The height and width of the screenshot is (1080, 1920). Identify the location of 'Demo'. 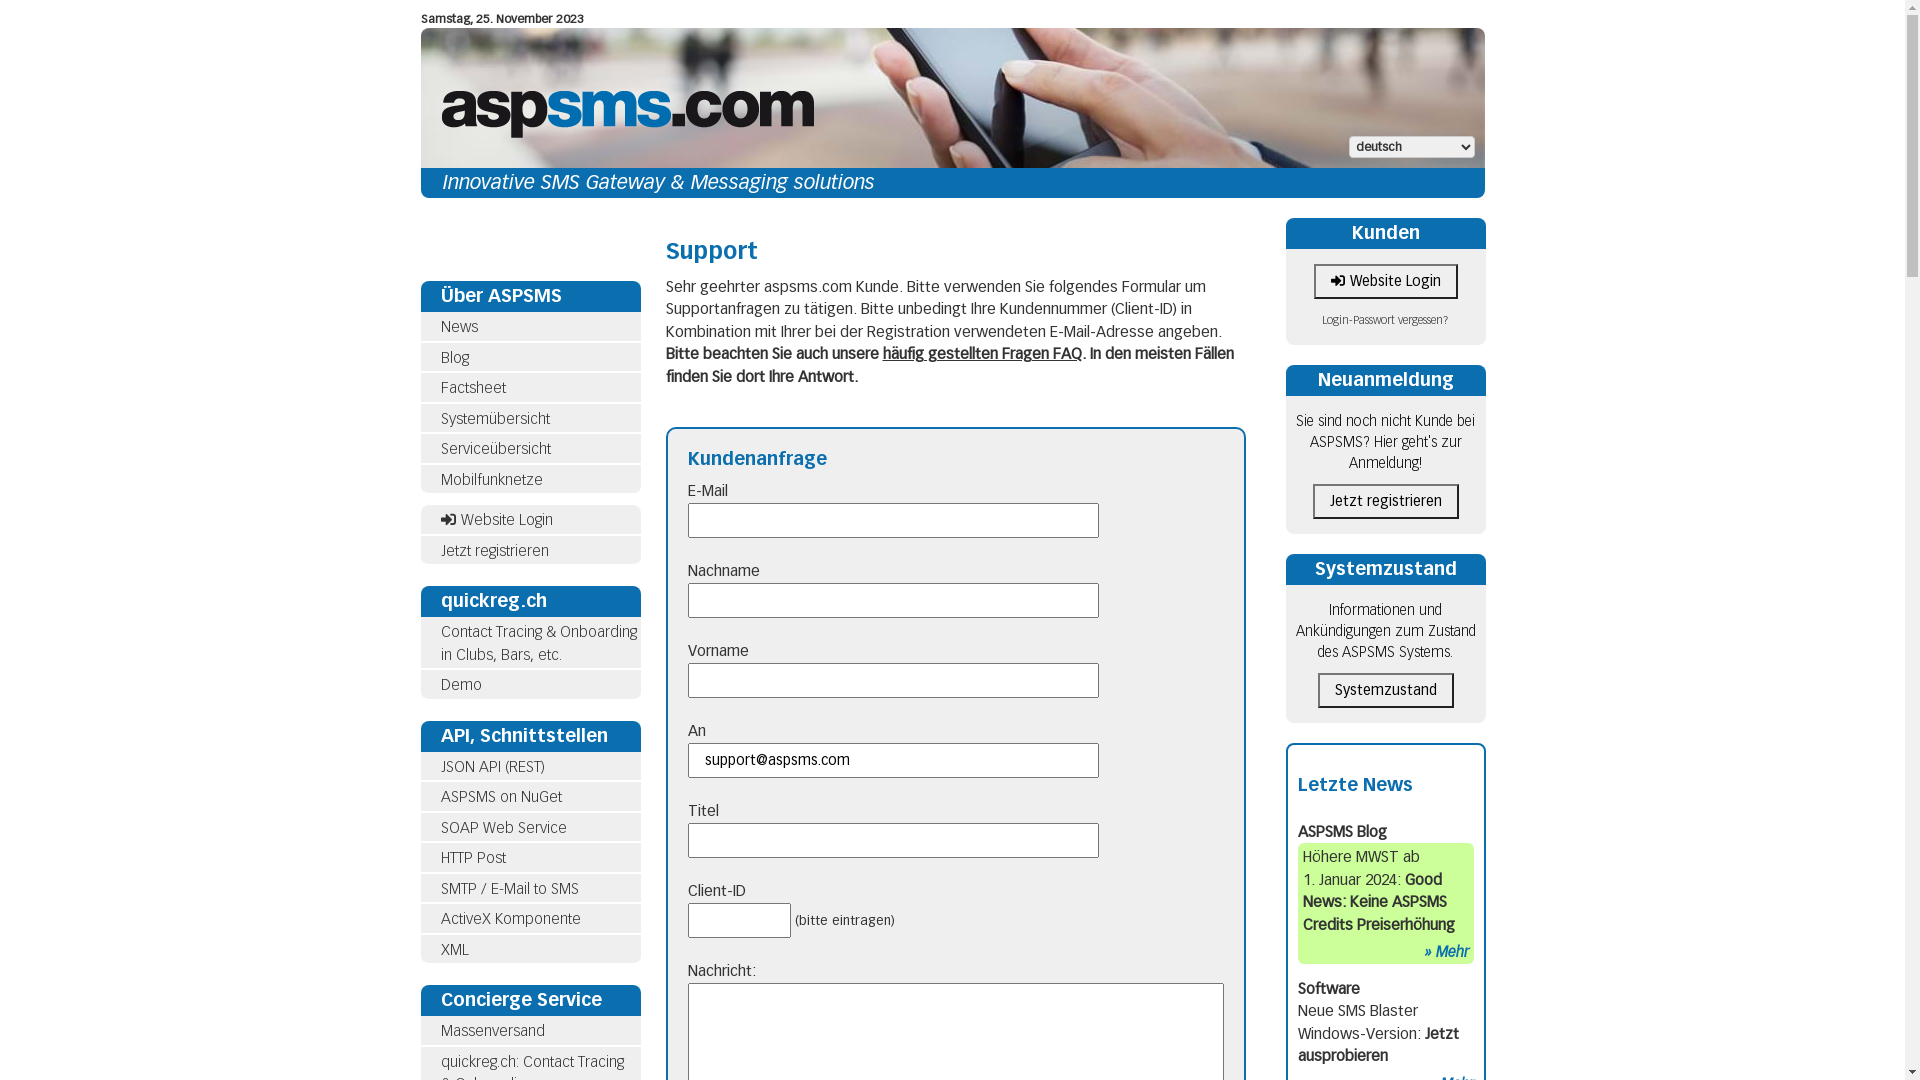
(529, 684).